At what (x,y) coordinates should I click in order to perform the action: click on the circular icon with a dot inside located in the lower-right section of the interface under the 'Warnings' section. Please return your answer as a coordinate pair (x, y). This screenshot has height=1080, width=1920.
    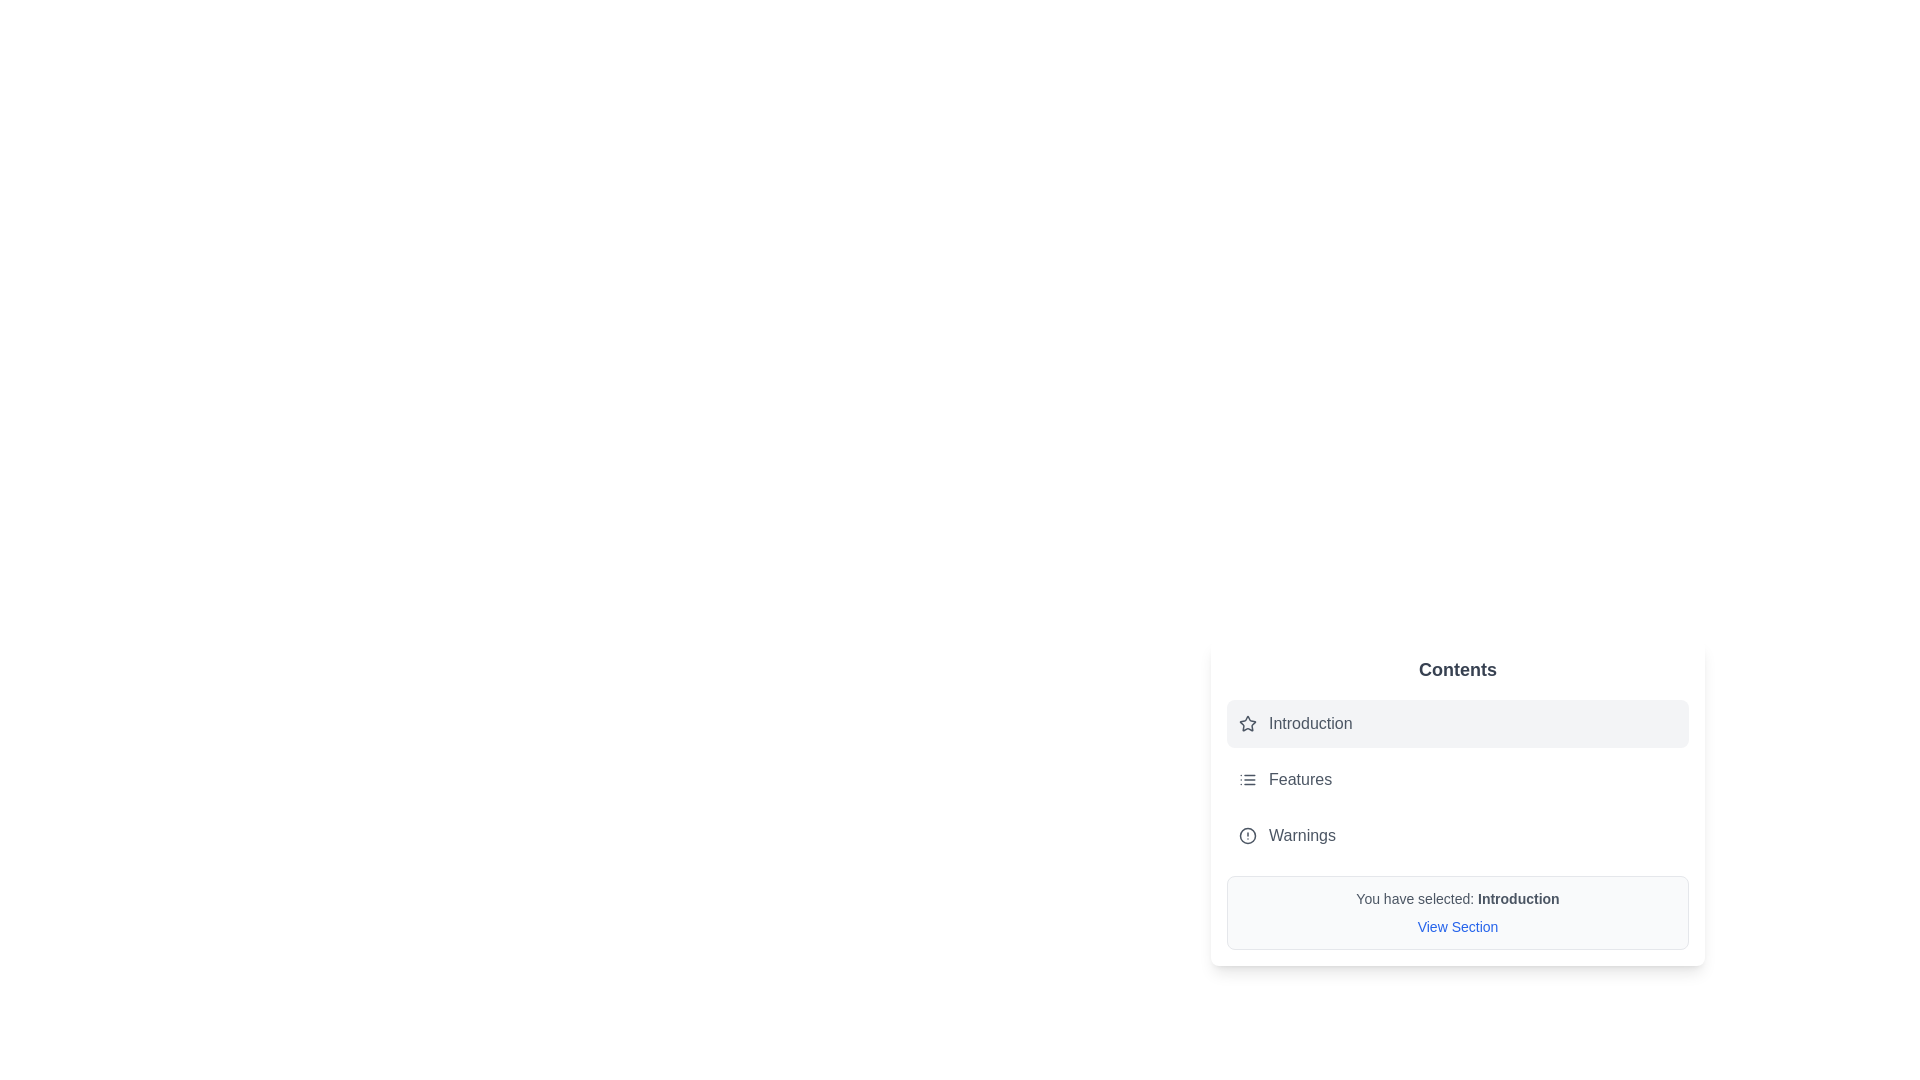
    Looking at the image, I should click on (1247, 836).